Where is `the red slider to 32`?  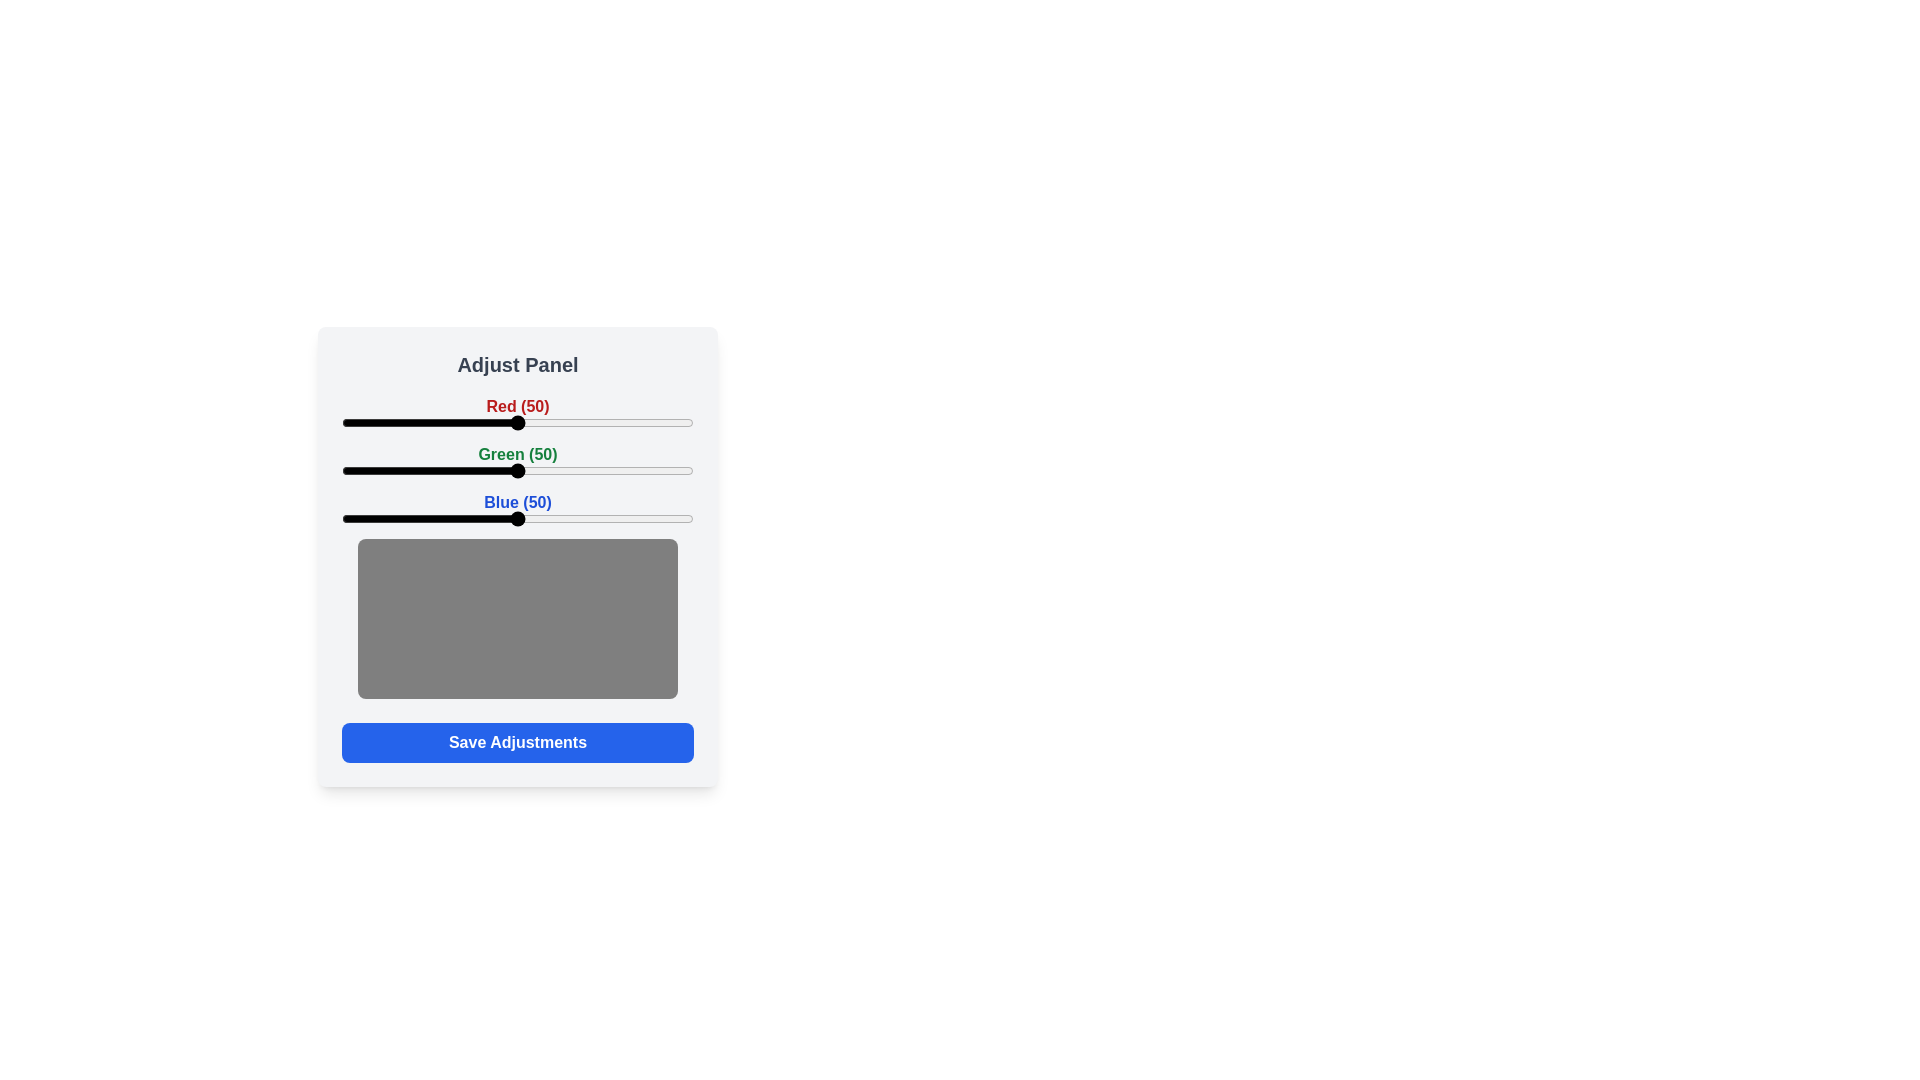
the red slider to 32 is located at coordinates (453, 422).